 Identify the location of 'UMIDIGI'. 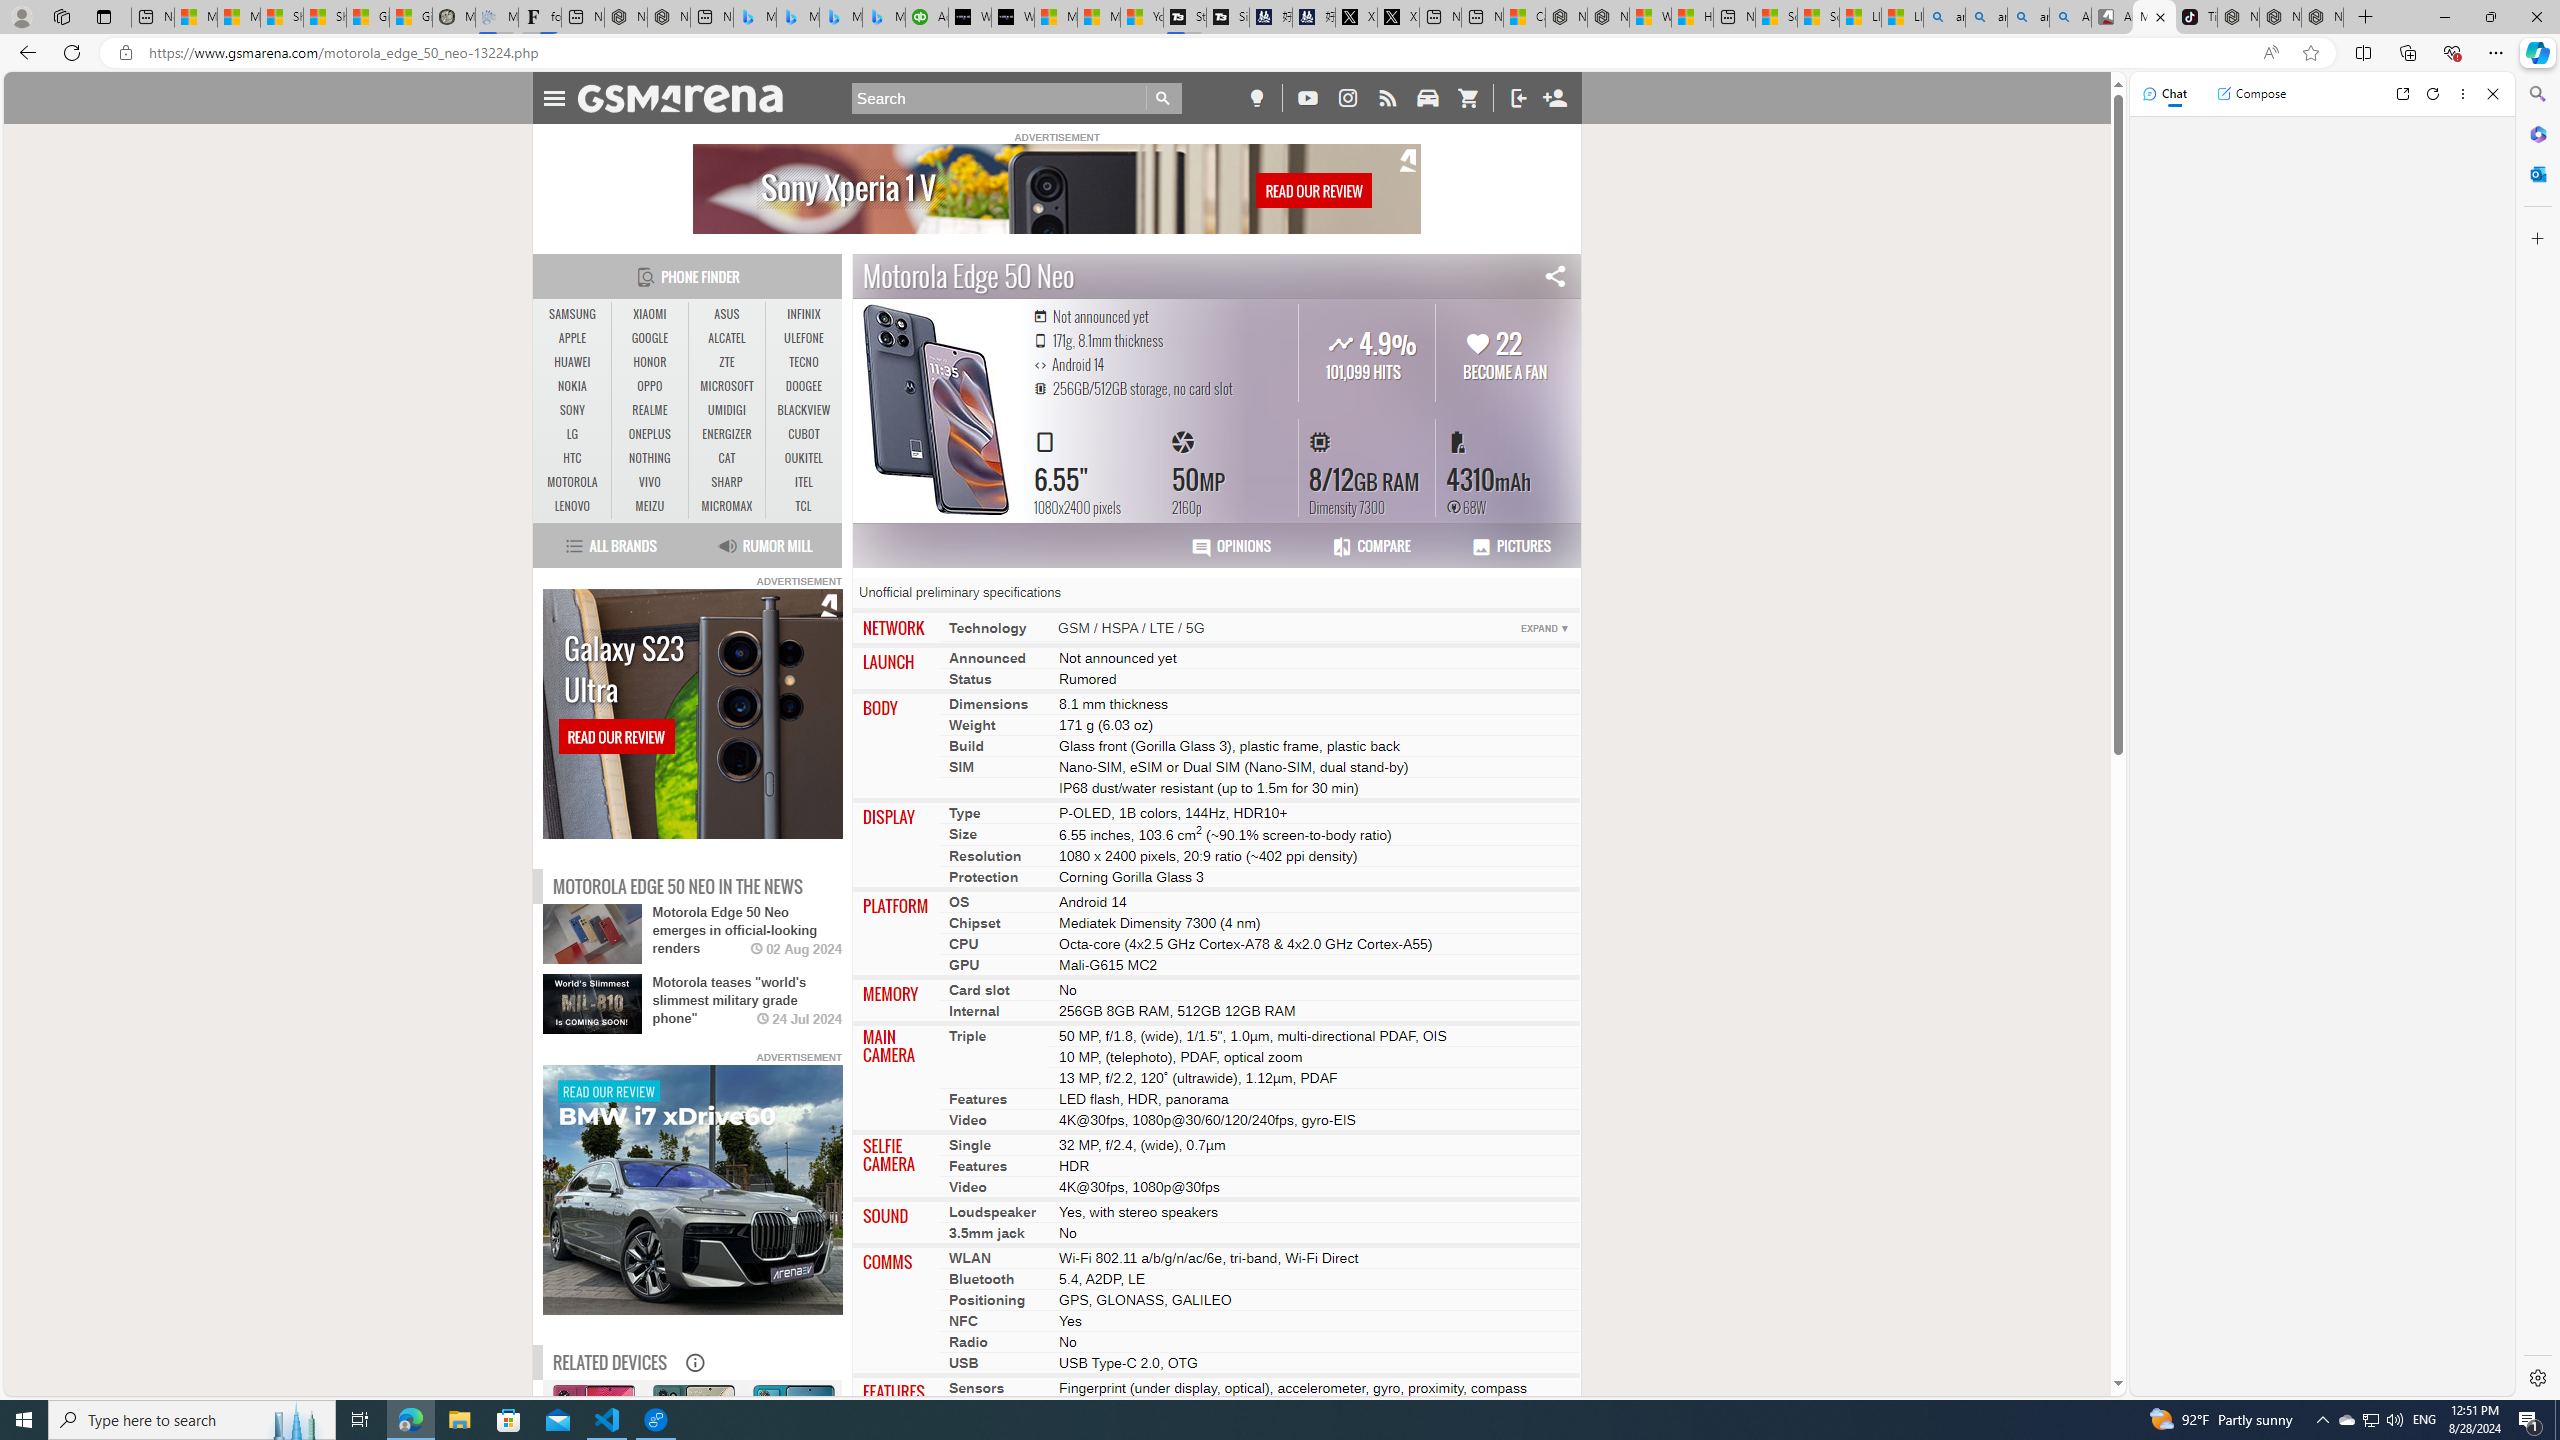
(726, 409).